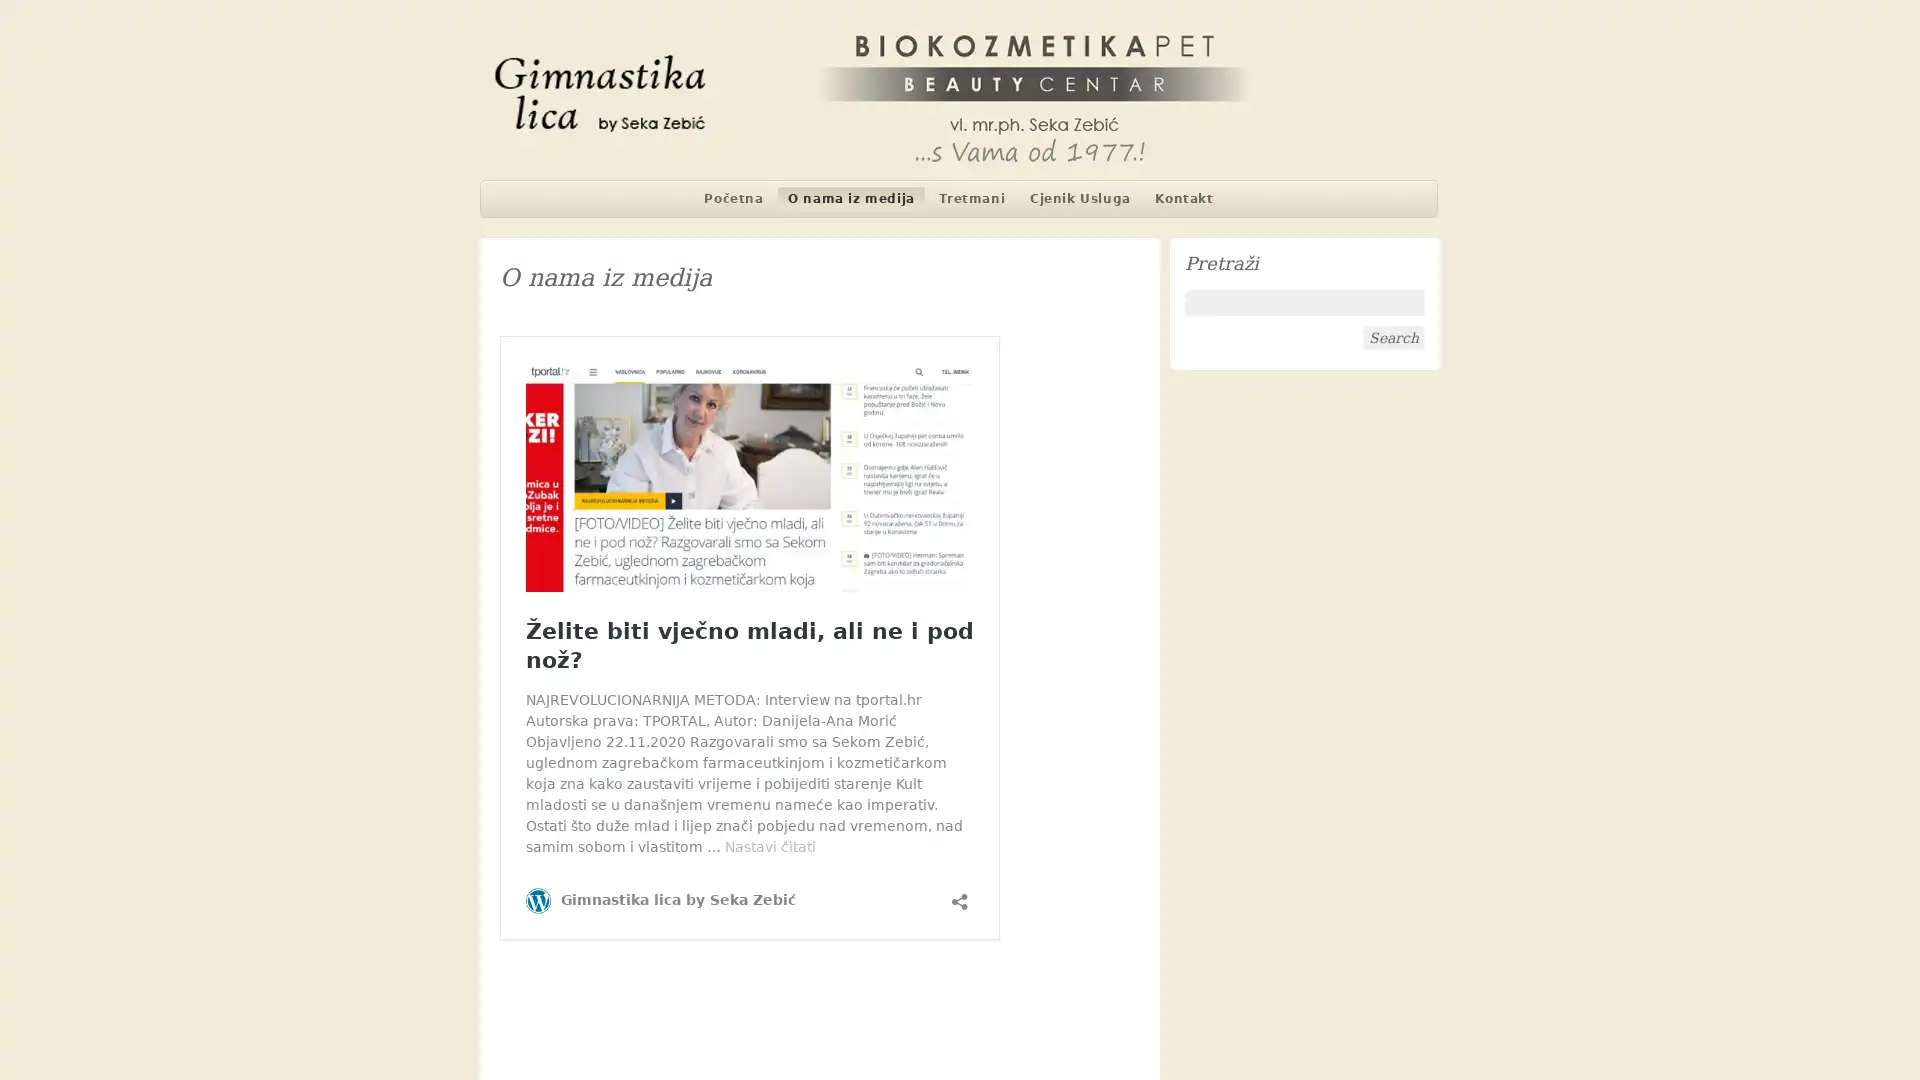  Describe the element at coordinates (1392, 337) in the screenshot. I see `Search` at that location.